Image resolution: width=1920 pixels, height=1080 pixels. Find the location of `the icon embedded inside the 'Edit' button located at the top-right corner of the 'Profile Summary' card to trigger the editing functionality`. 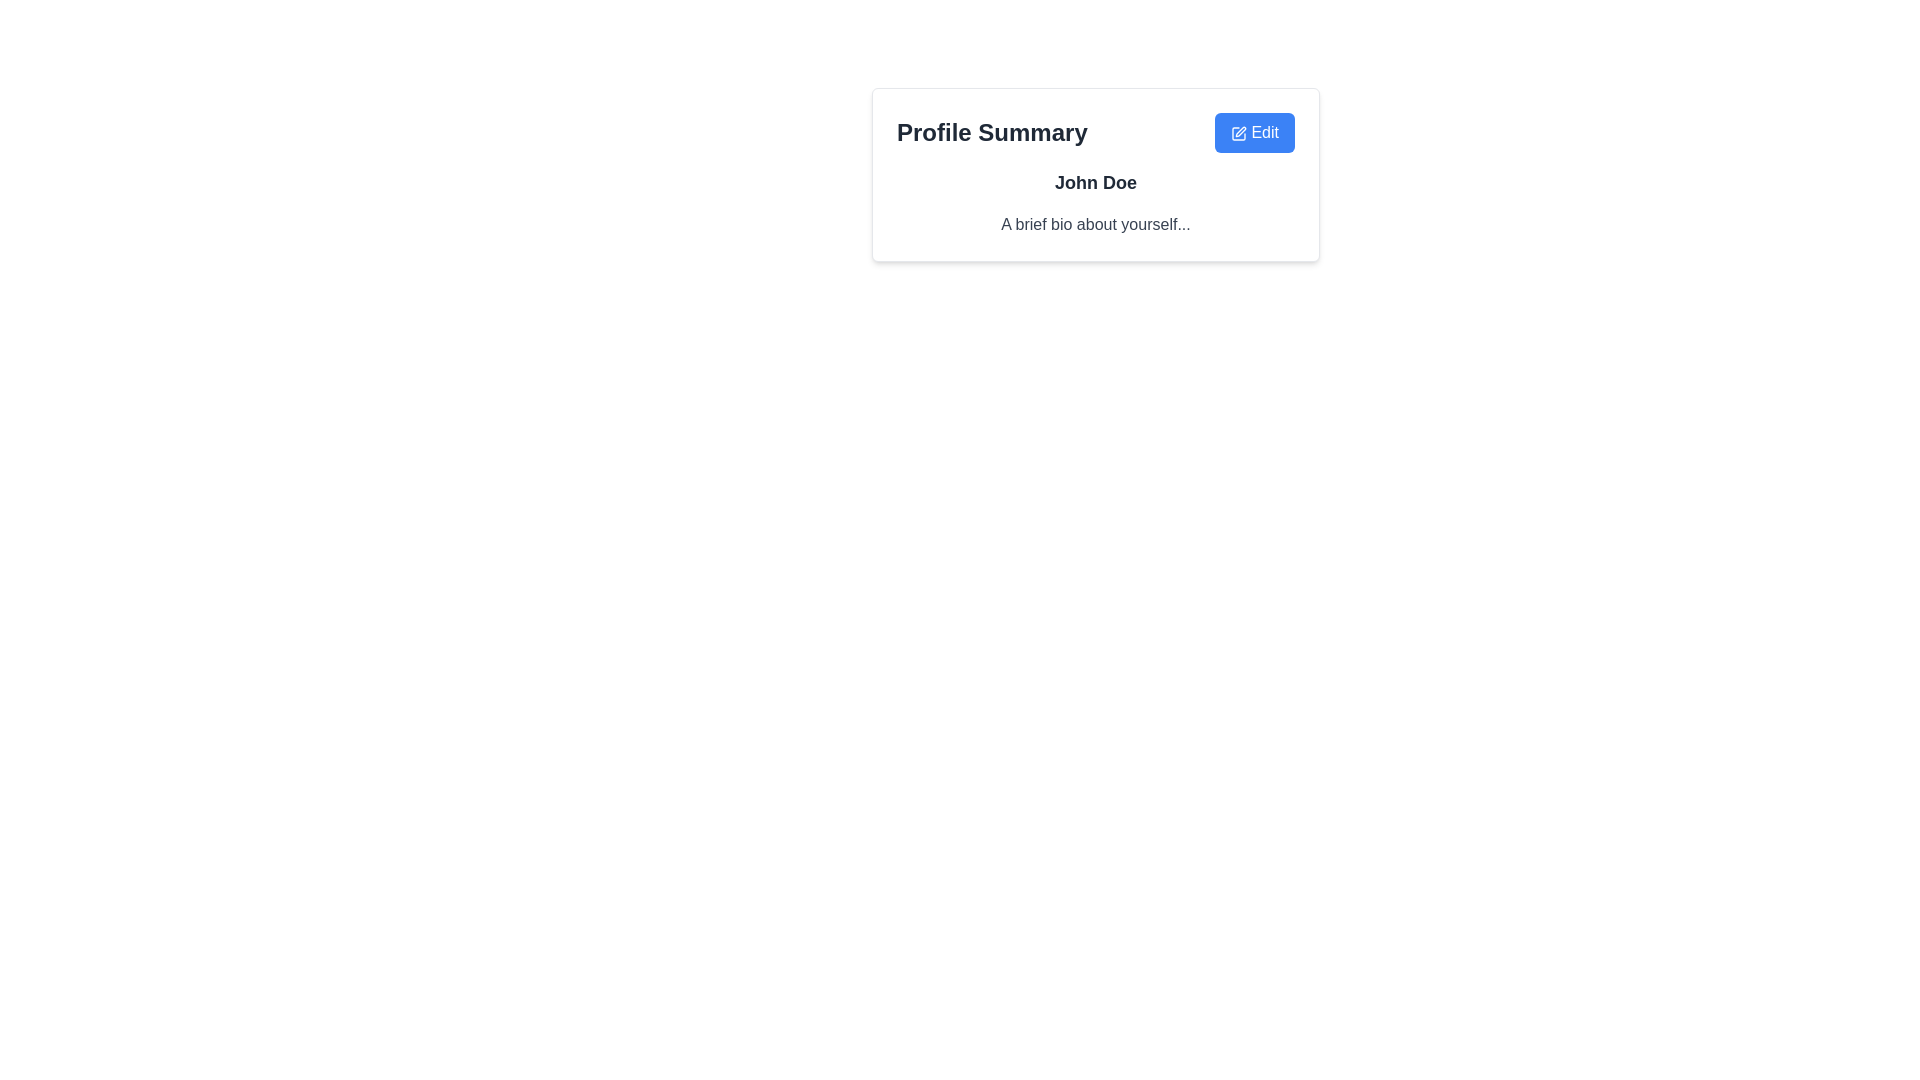

the icon embedded inside the 'Edit' button located at the top-right corner of the 'Profile Summary' card to trigger the editing functionality is located at coordinates (1237, 133).